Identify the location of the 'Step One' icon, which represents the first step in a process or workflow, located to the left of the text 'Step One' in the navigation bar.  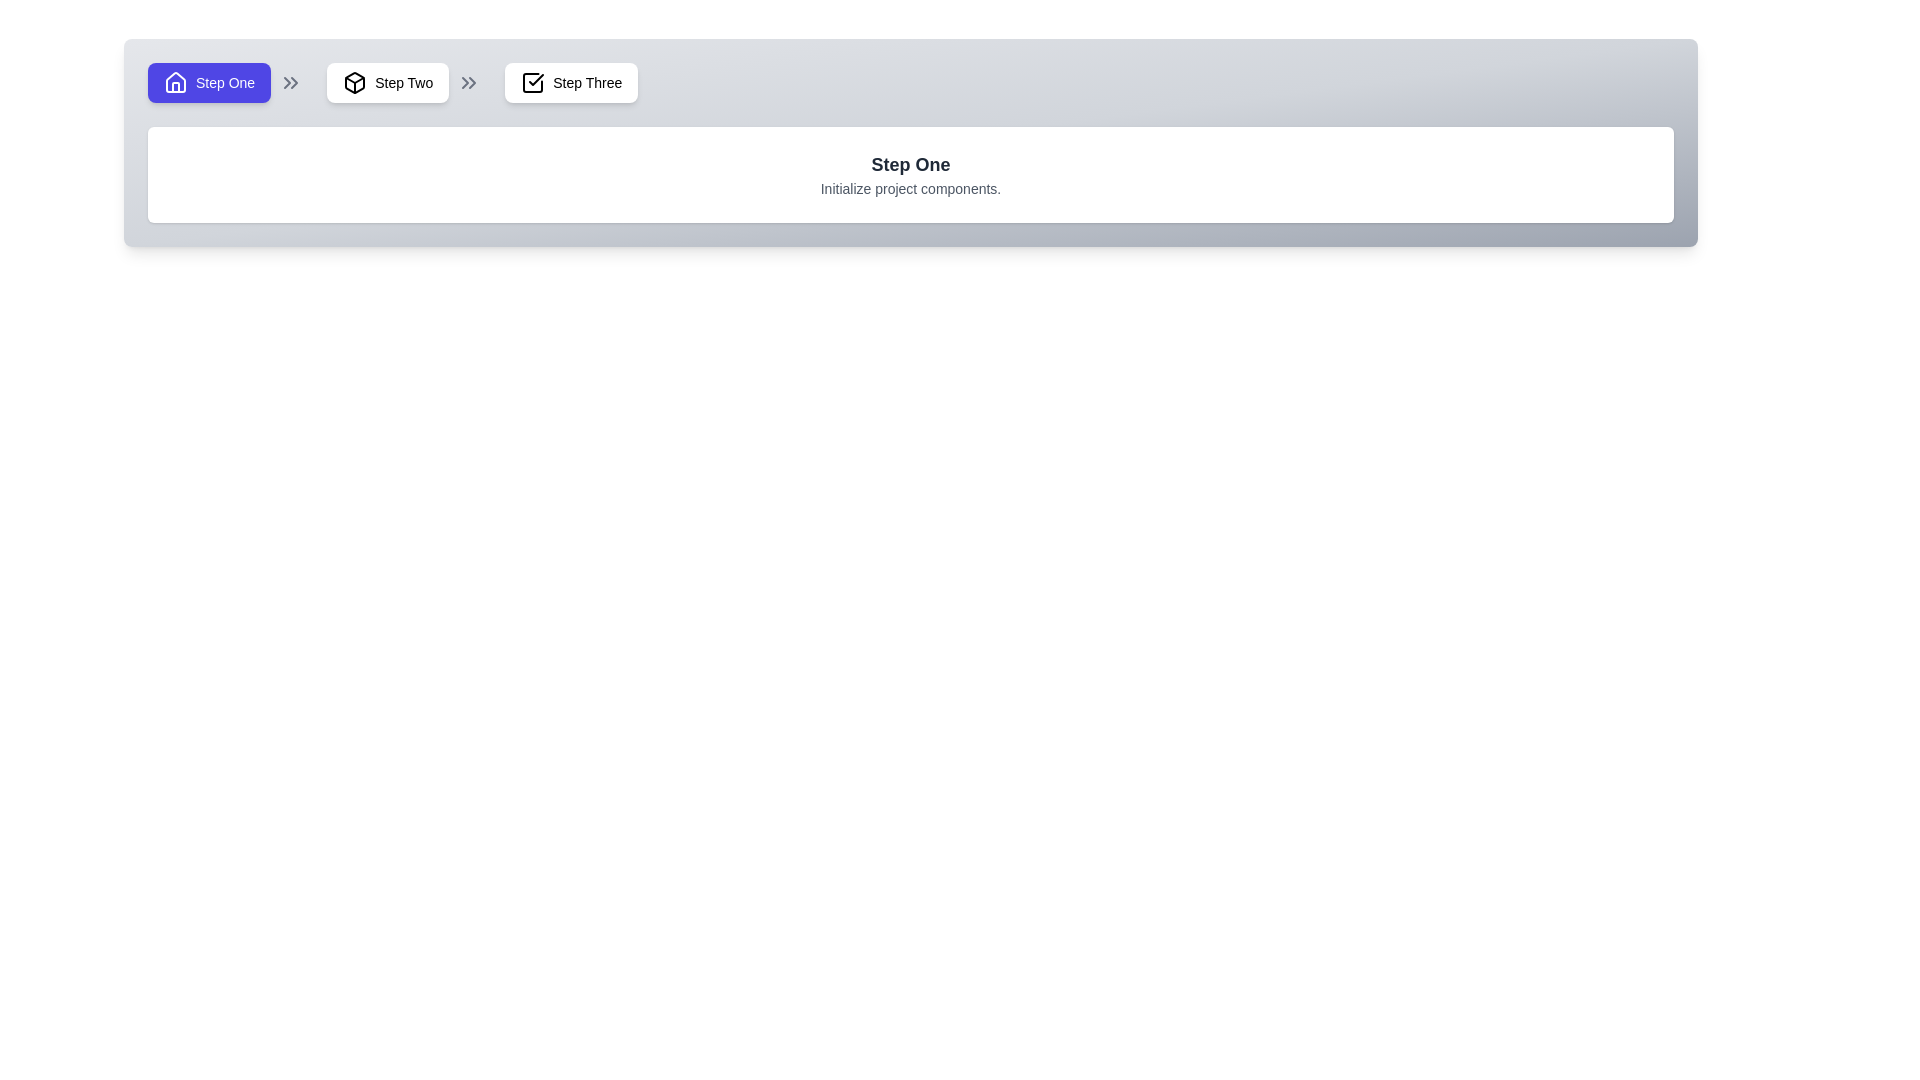
(176, 82).